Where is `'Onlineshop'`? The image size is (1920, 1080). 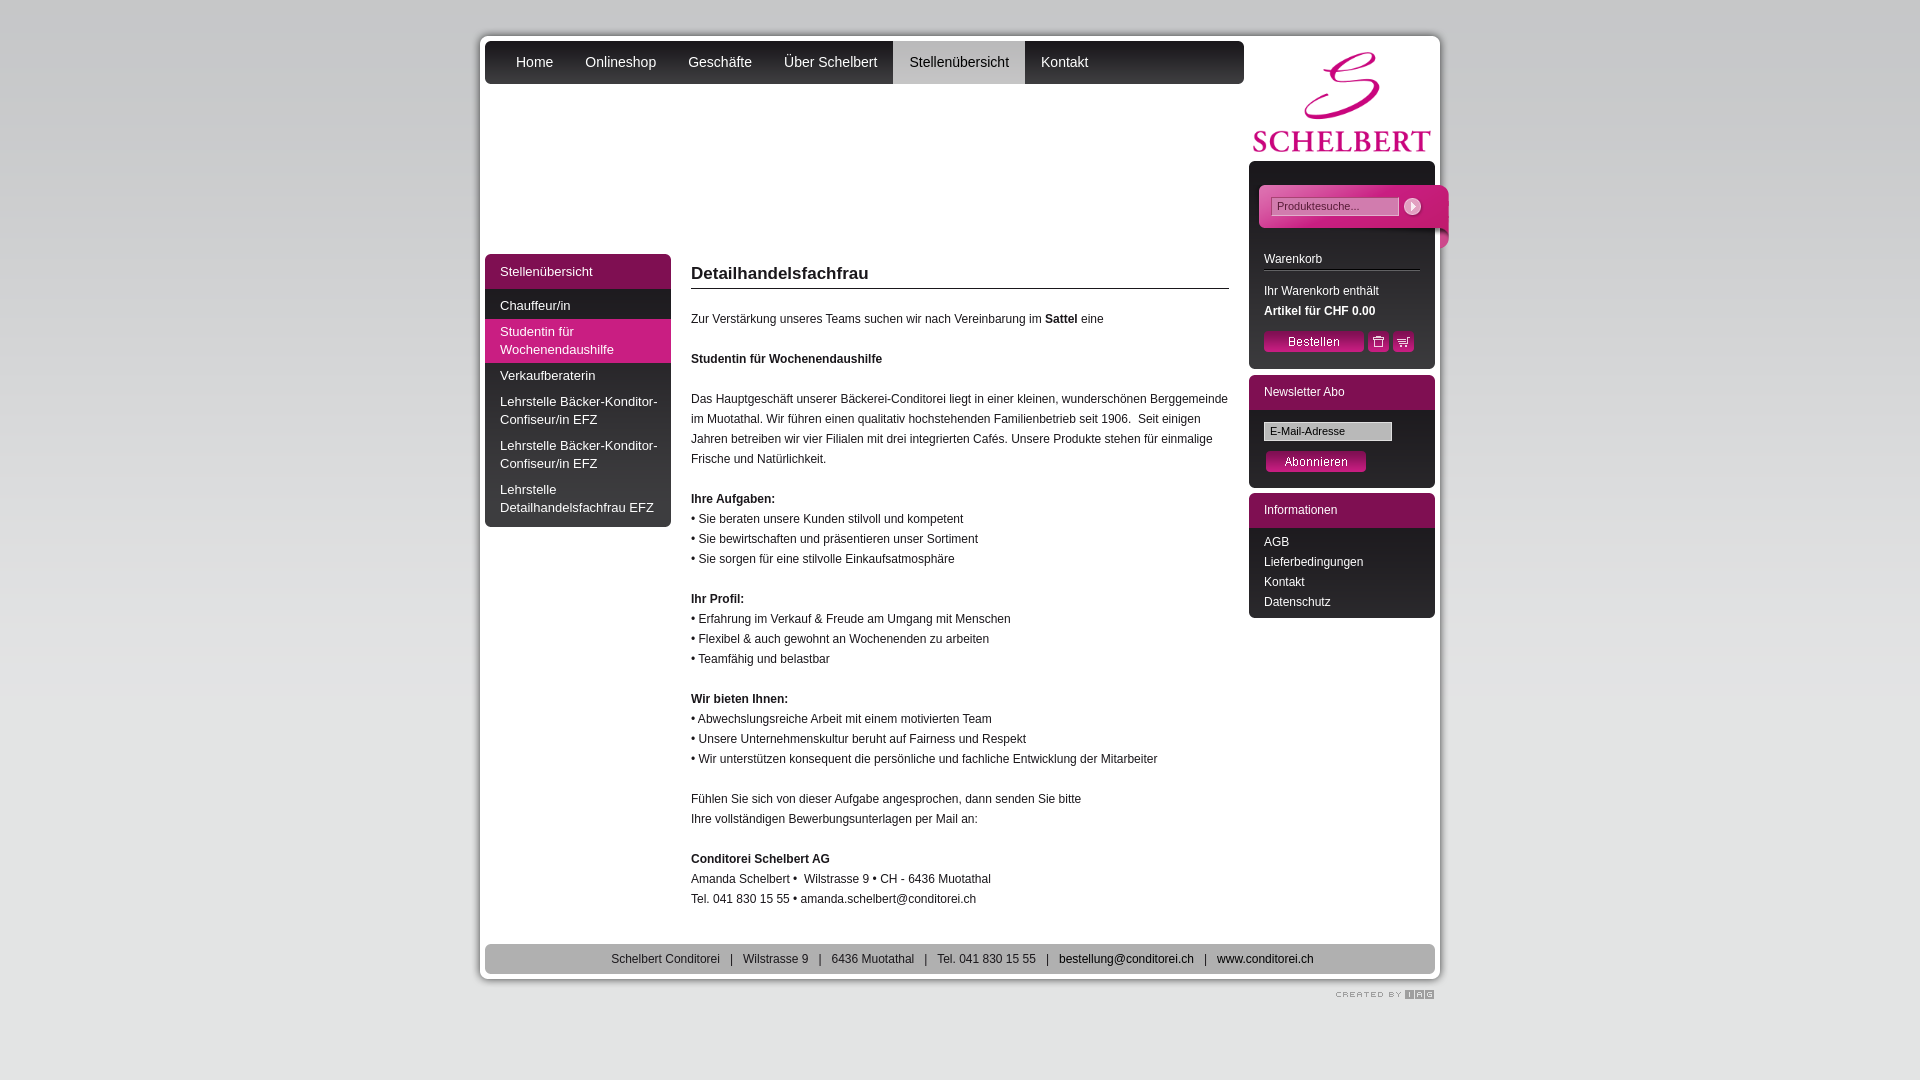 'Onlineshop' is located at coordinates (619, 61).